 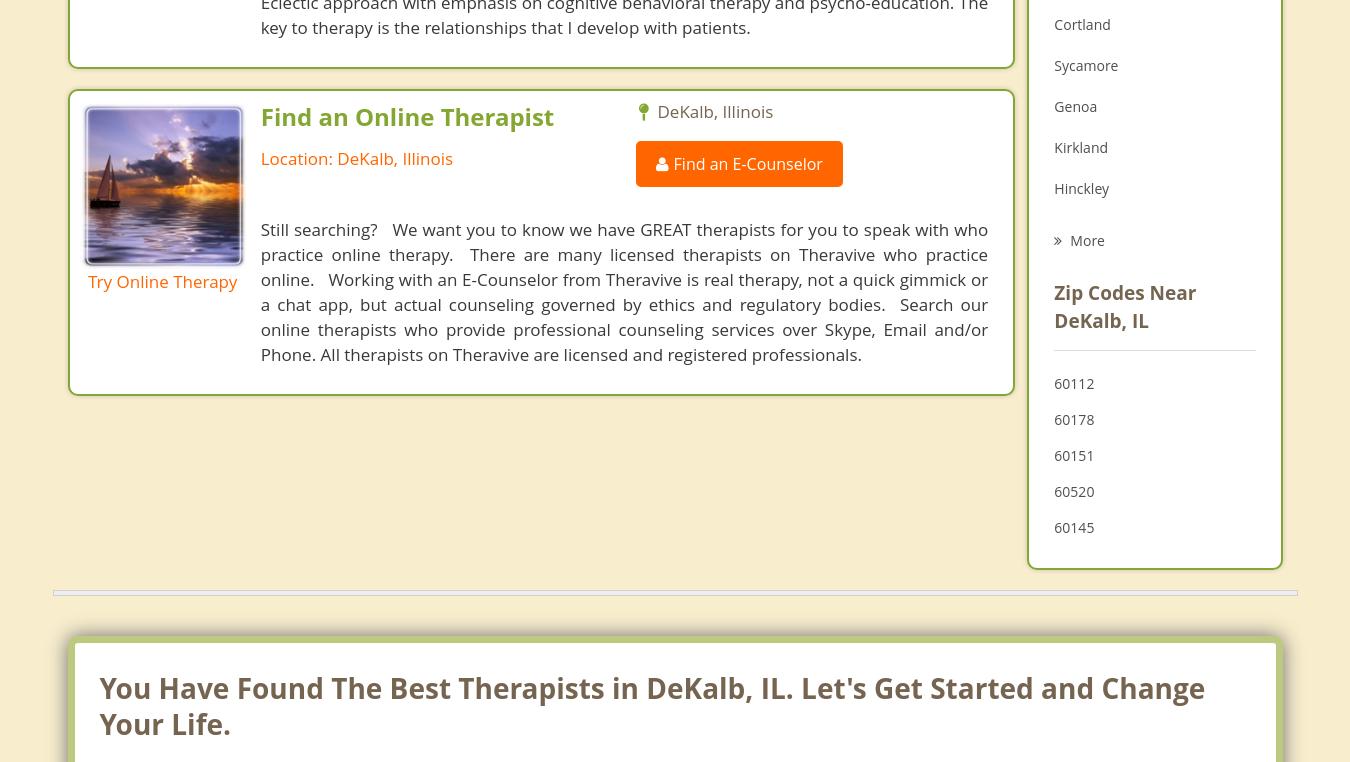 What do you see at coordinates (1074, 382) in the screenshot?
I see `'60112'` at bounding box center [1074, 382].